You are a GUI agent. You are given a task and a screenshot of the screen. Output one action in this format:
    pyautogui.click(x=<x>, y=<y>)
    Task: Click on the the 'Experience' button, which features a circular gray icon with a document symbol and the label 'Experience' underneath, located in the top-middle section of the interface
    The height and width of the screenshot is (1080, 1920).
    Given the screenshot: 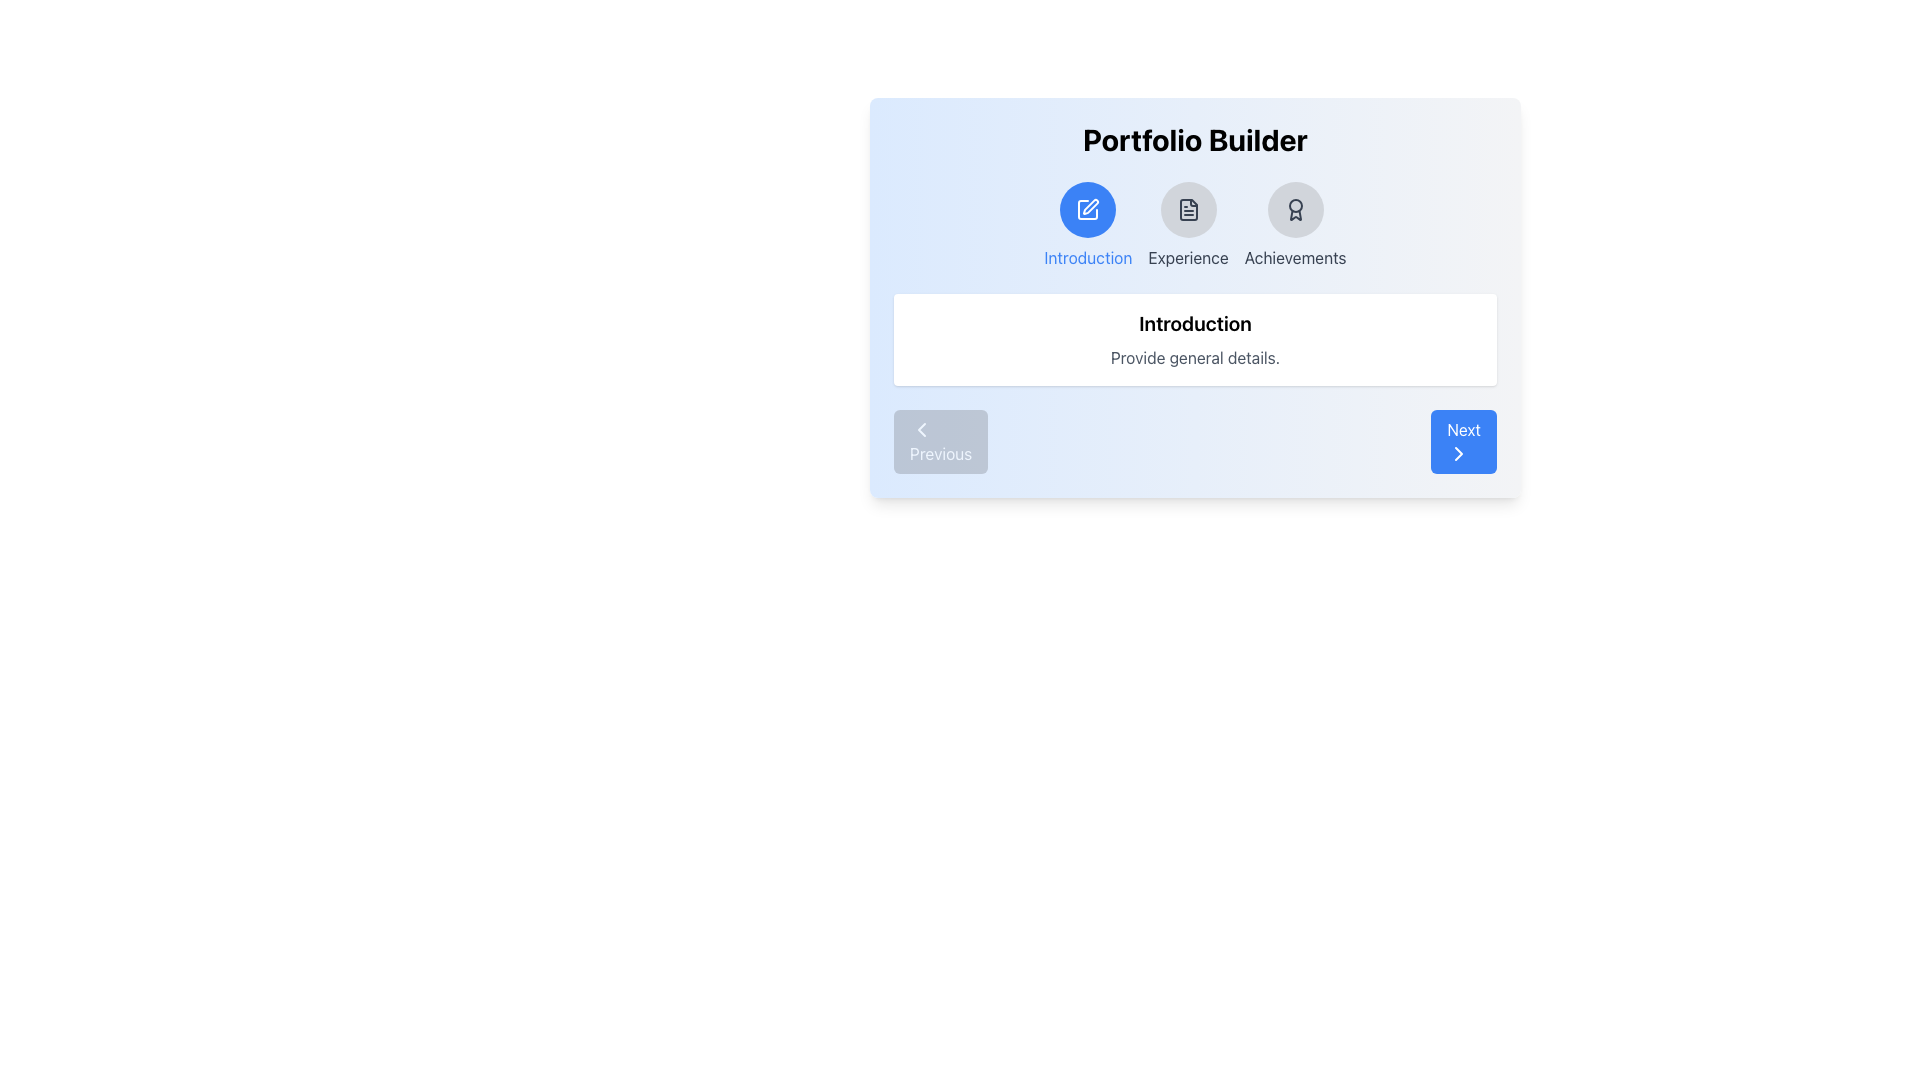 What is the action you would take?
    pyautogui.click(x=1188, y=225)
    